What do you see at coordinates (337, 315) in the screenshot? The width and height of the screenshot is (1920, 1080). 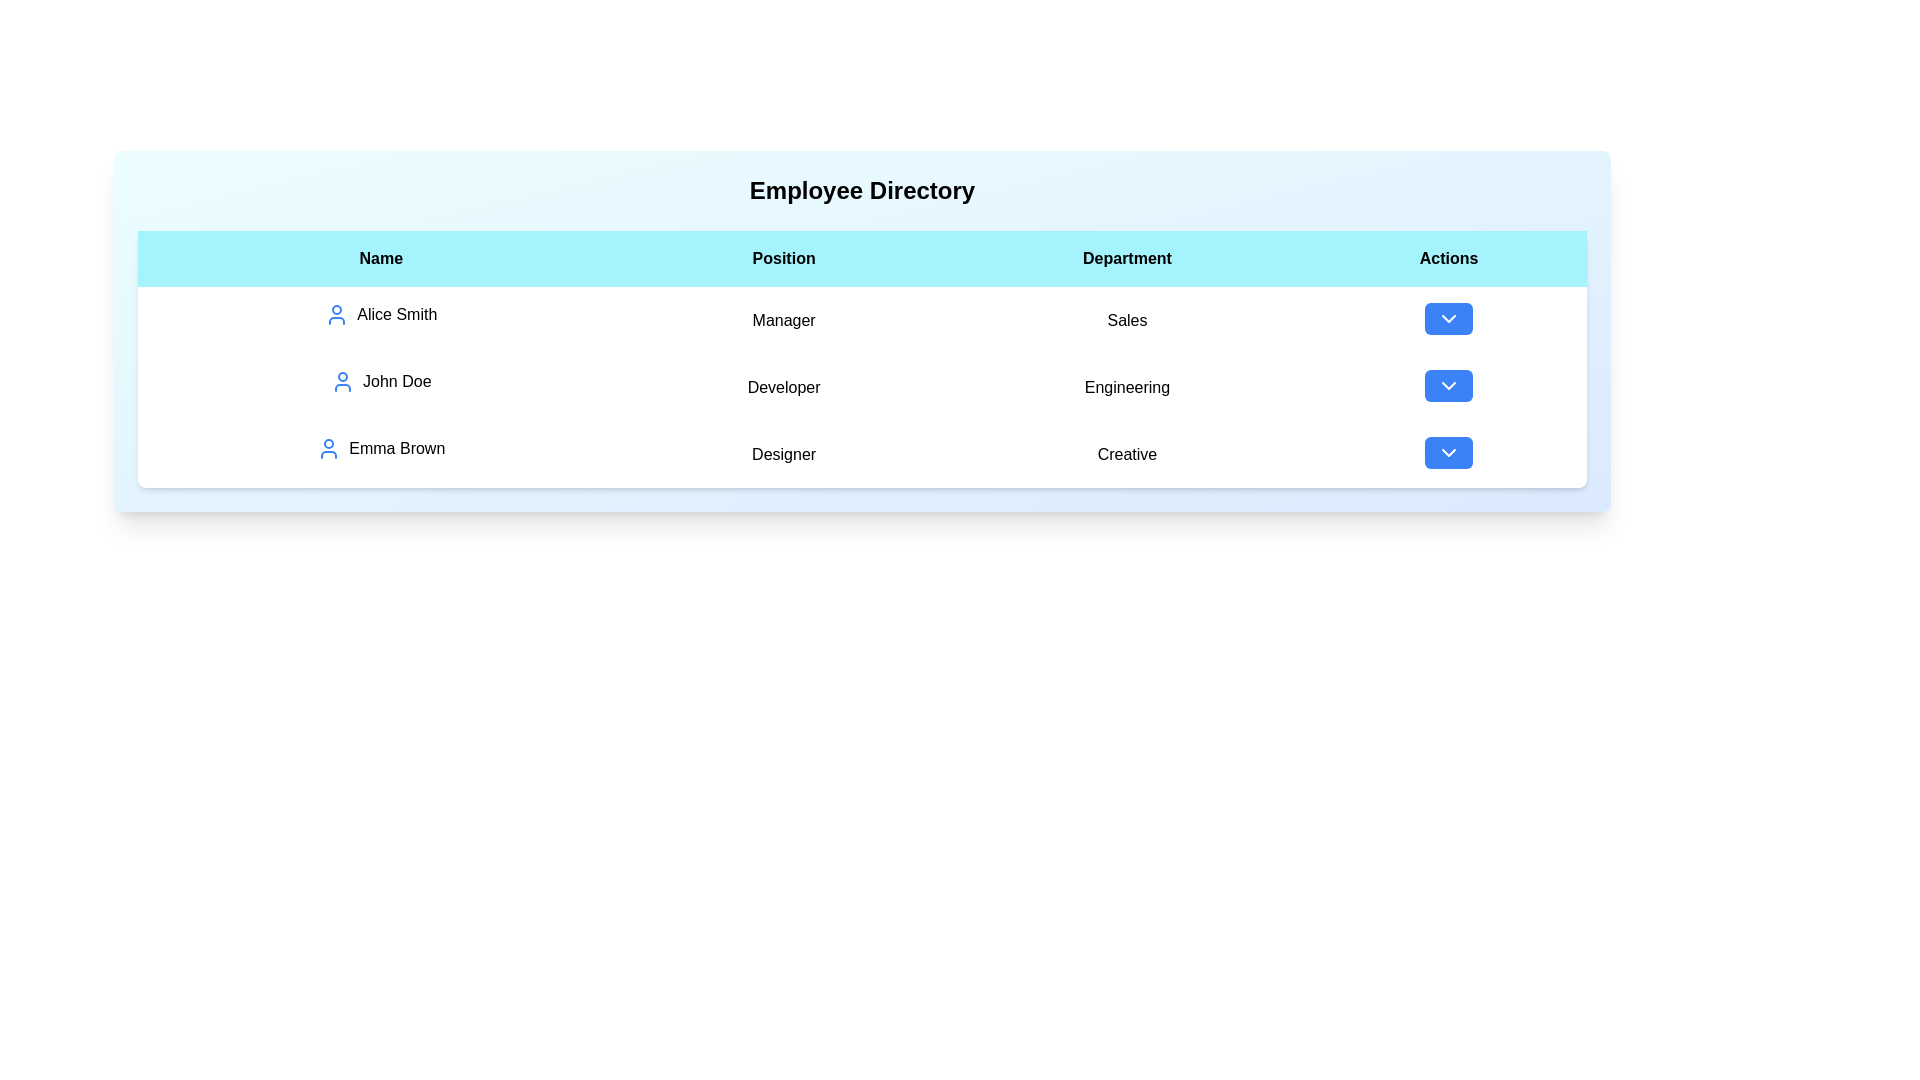 I see `the user silhouette icon with a blue color fill, located at the leftmost side of the row containing the name 'Alice Smith'` at bounding box center [337, 315].